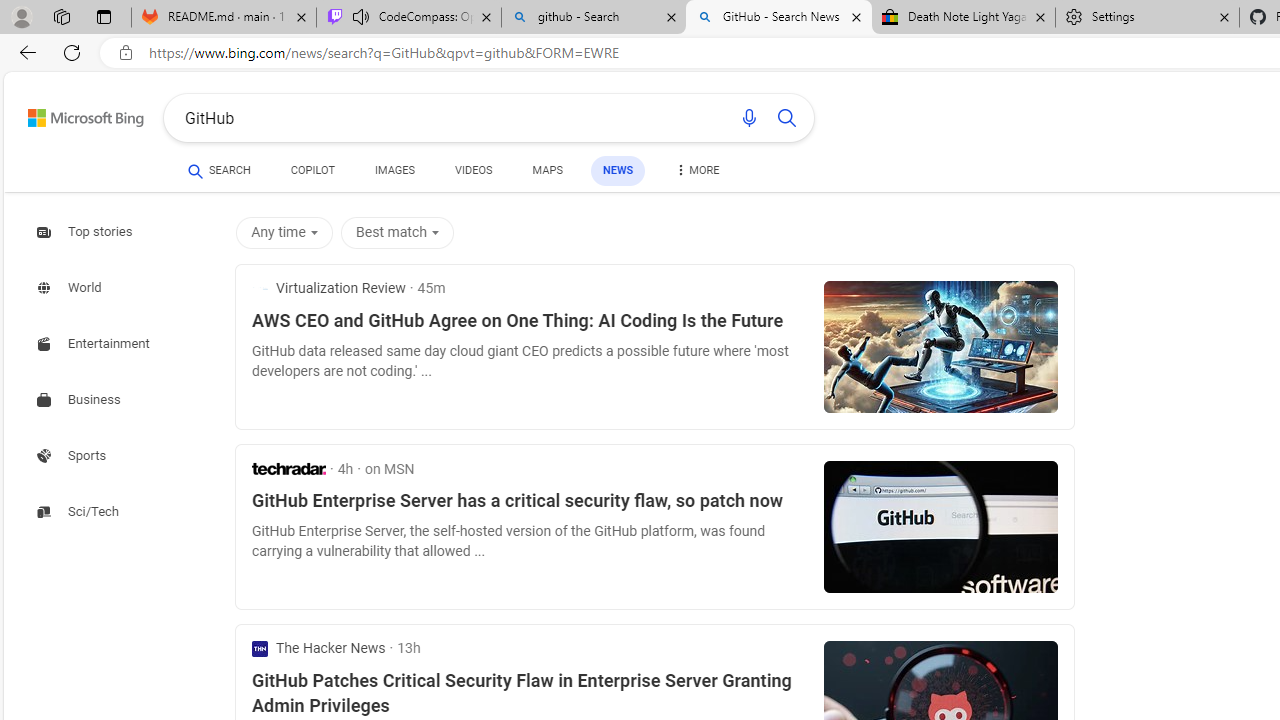 The height and width of the screenshot is (720, 1280). What do you see at coordinates (360, 16) in the screenshot?
I see `'Mute tab'` at bounding box center [360, 16].